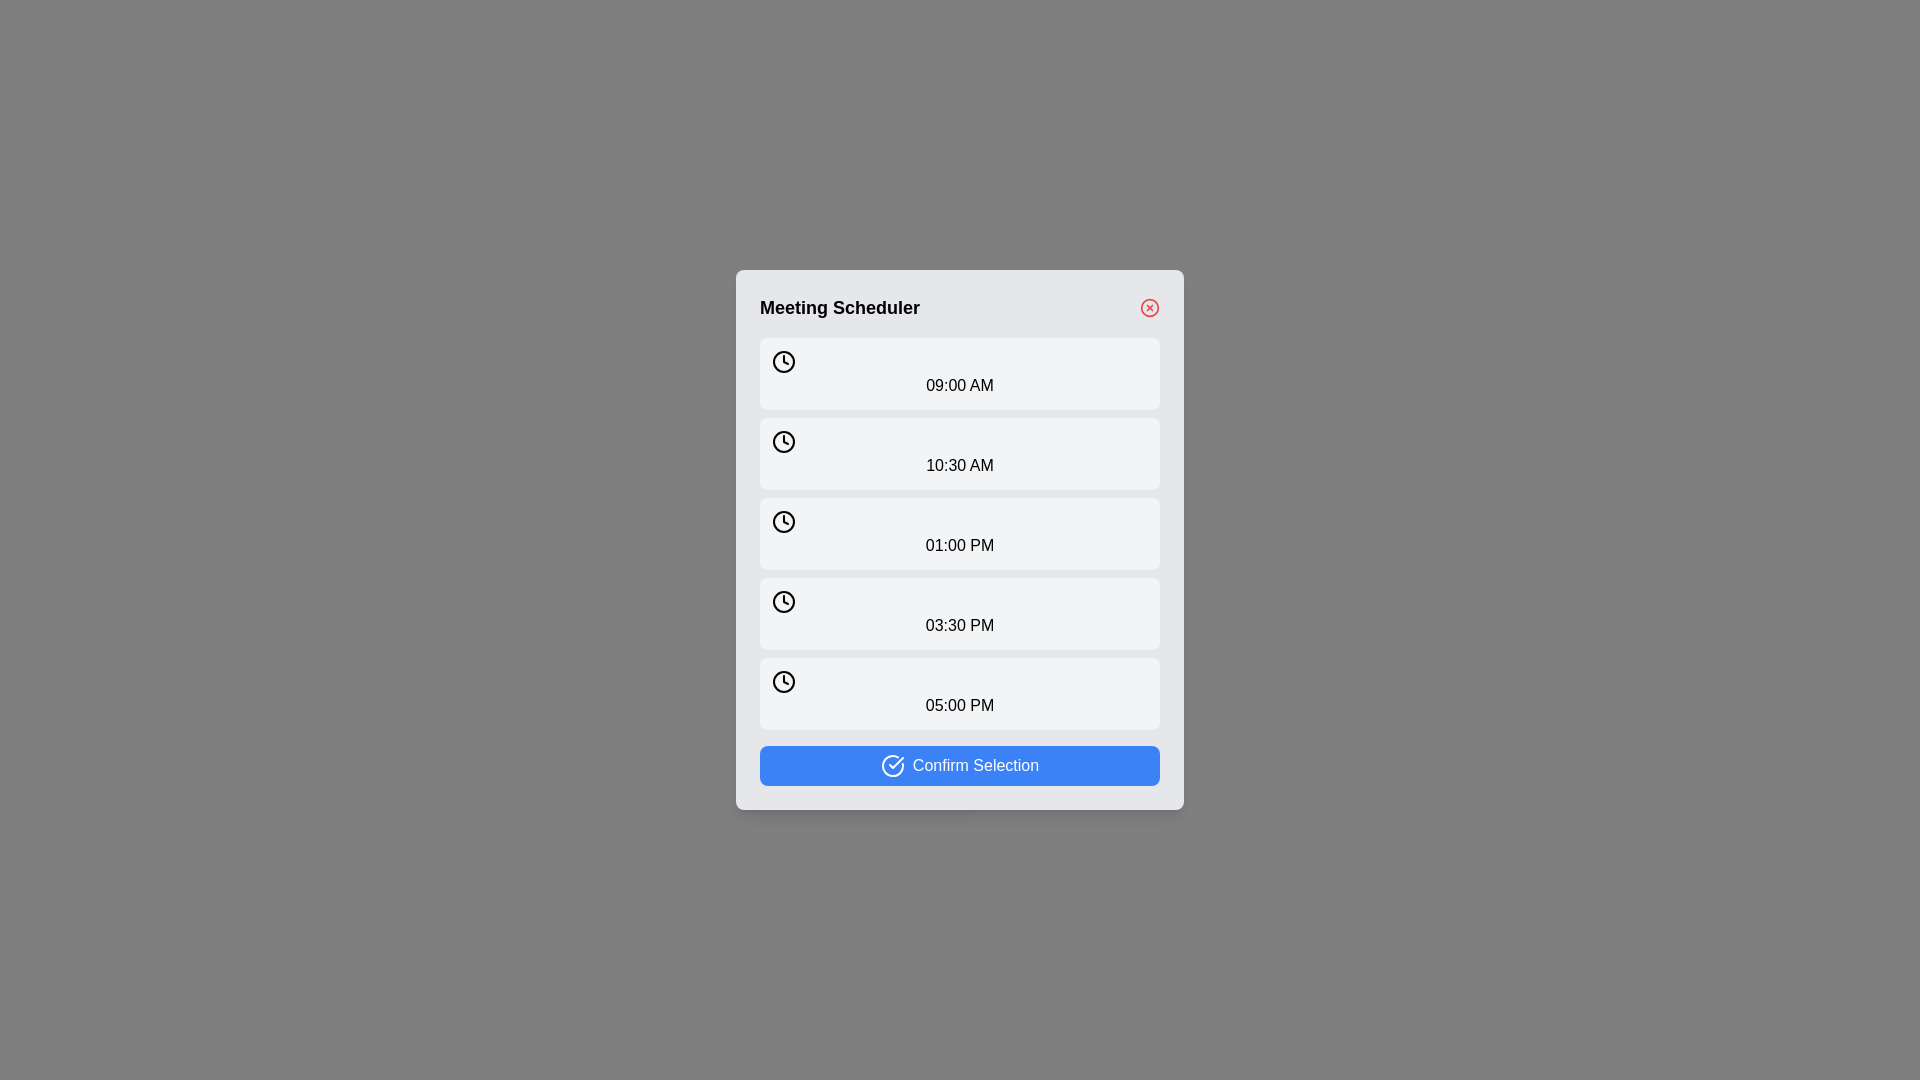 The height and width of the screenshot is (1080, 1920). I want to click on the time slot button corresponding to 01:00 PM, so click(960, 532).